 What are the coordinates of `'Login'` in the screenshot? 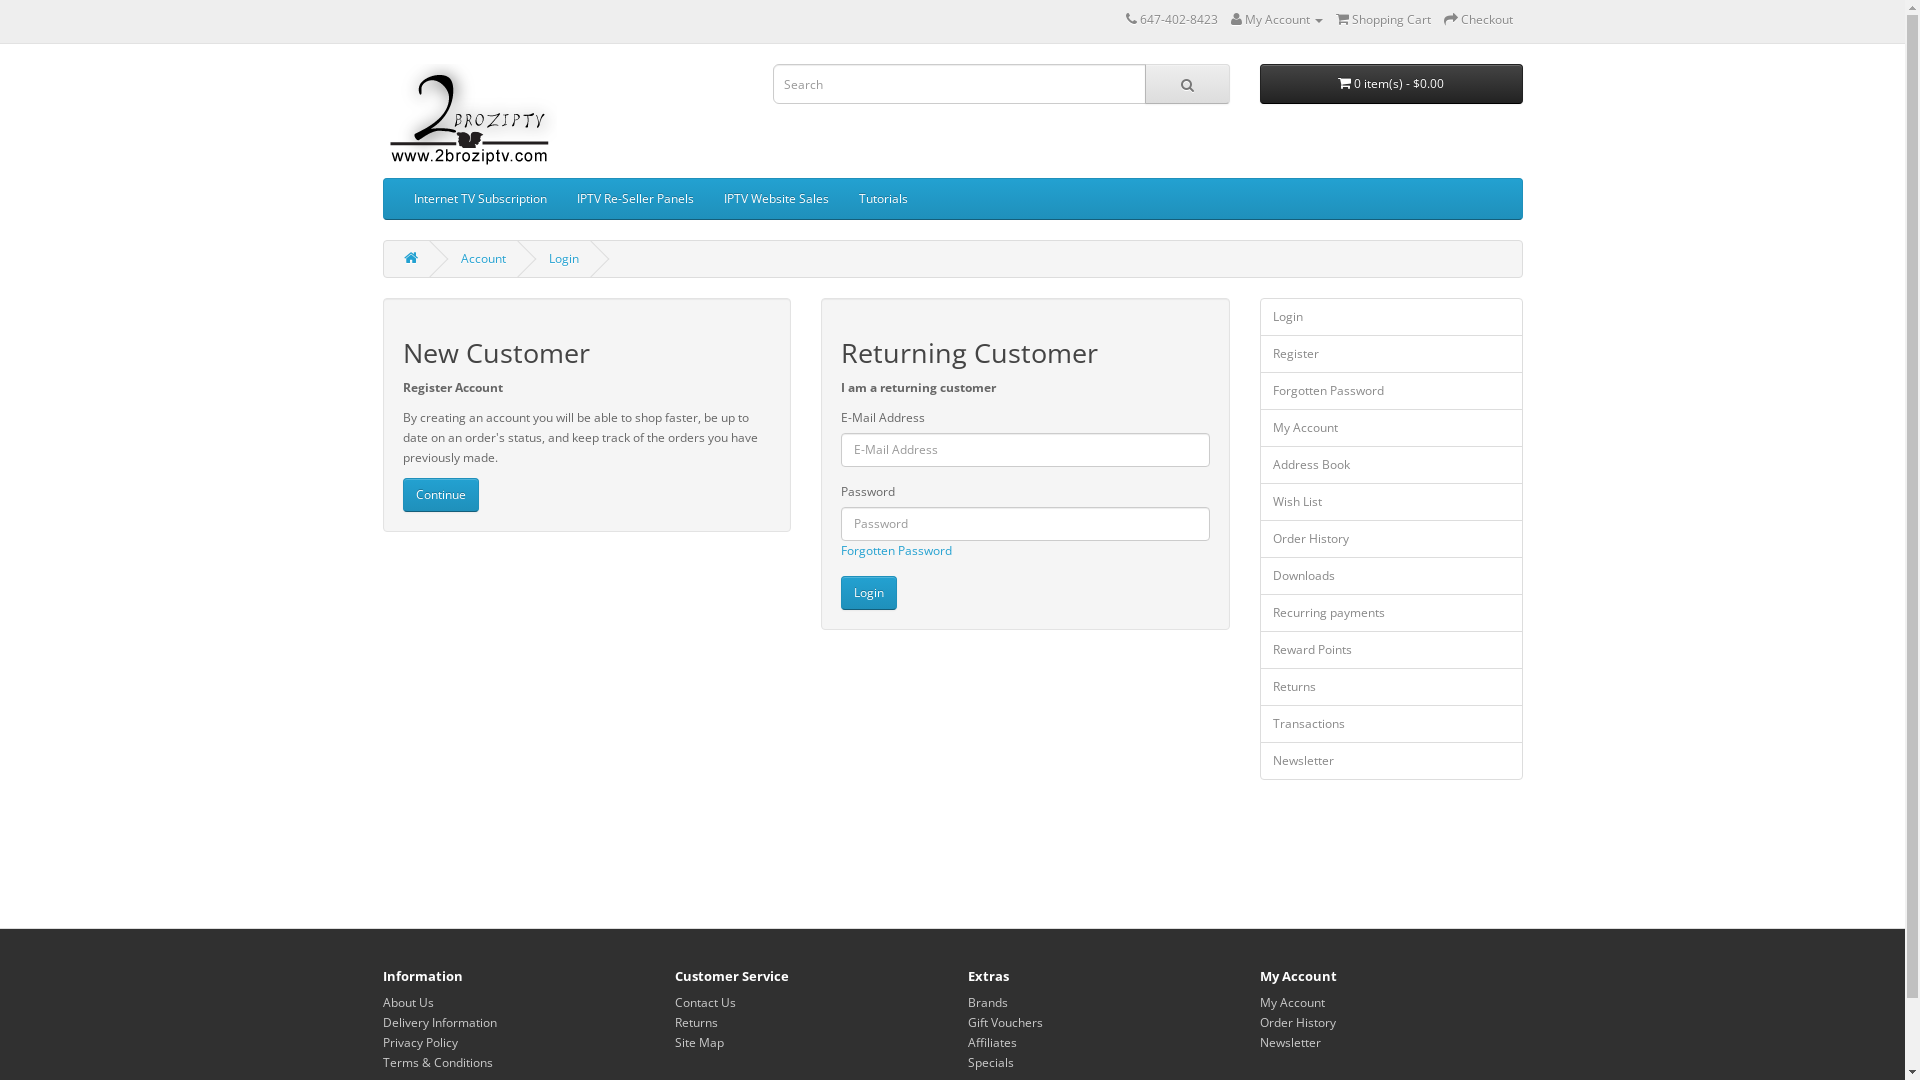 It's located at (840, 592).